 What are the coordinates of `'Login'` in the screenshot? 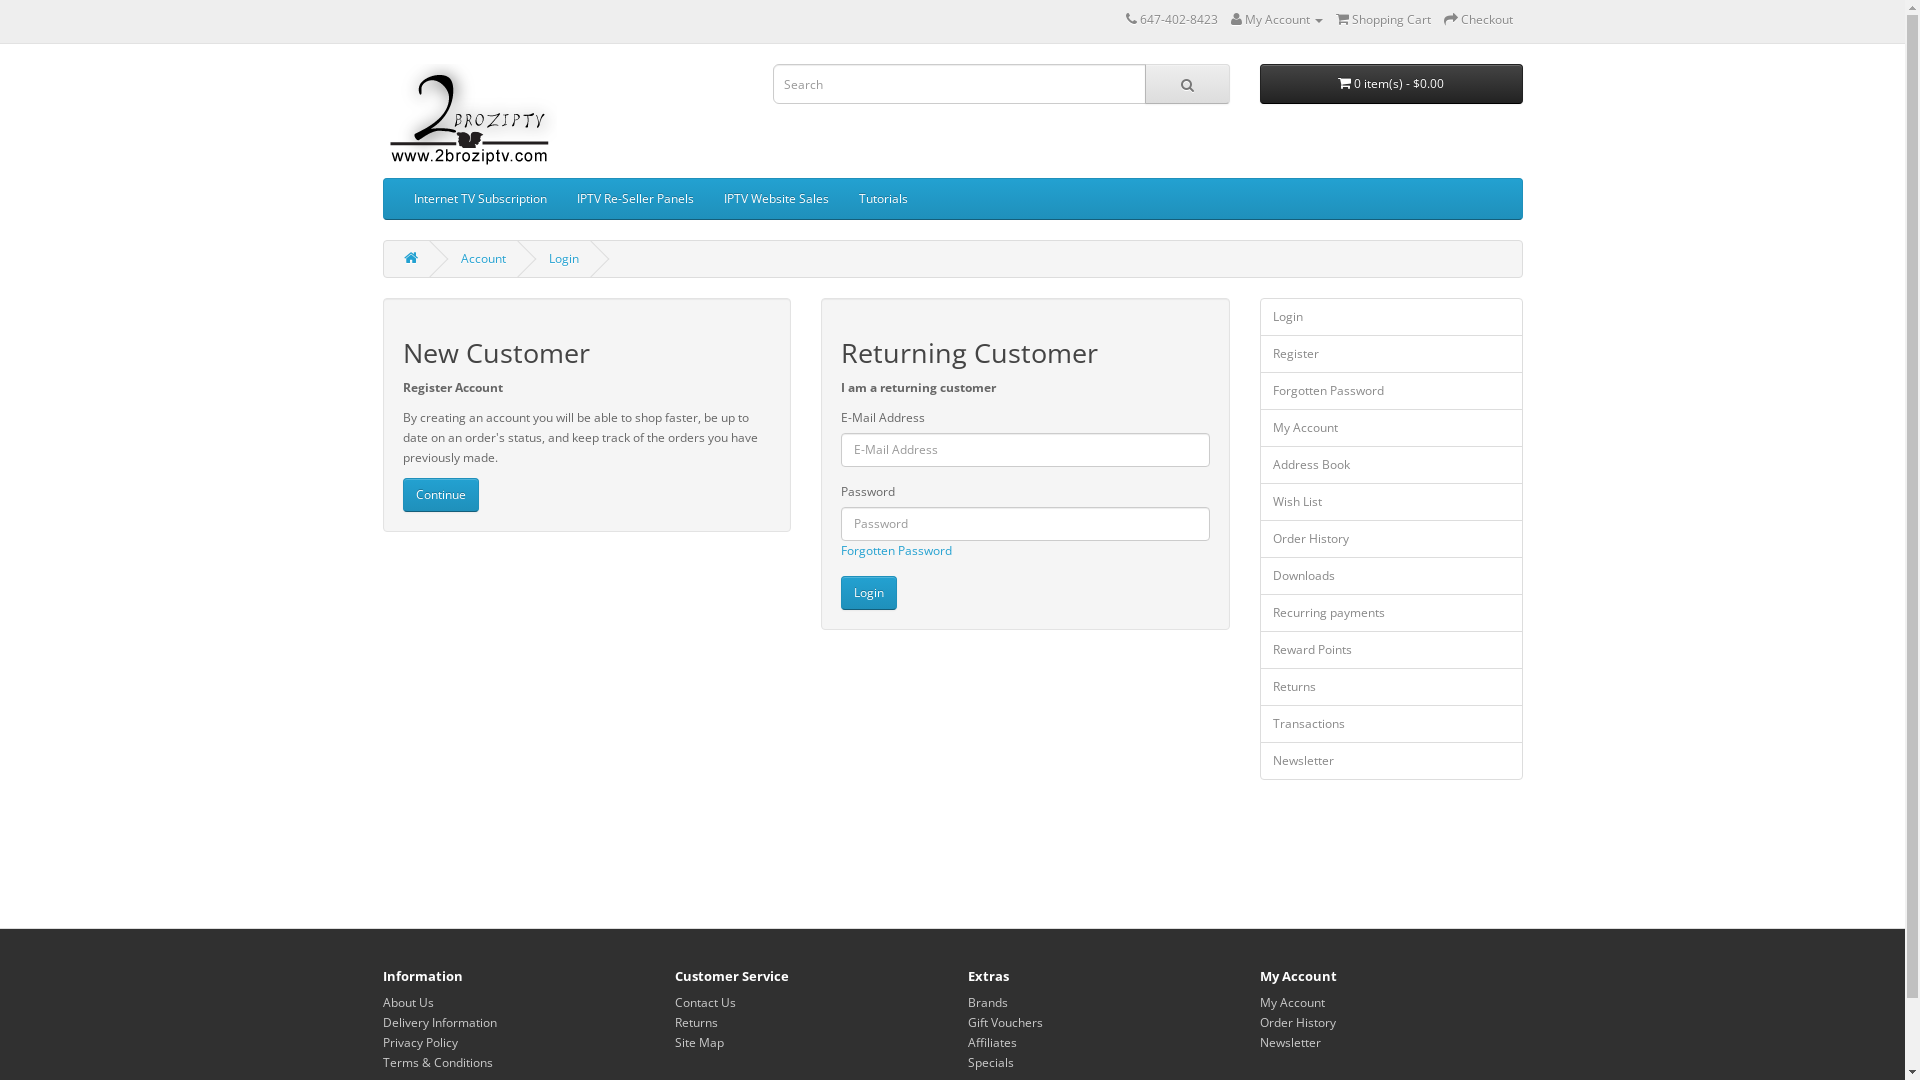 It's located at (840, 592).